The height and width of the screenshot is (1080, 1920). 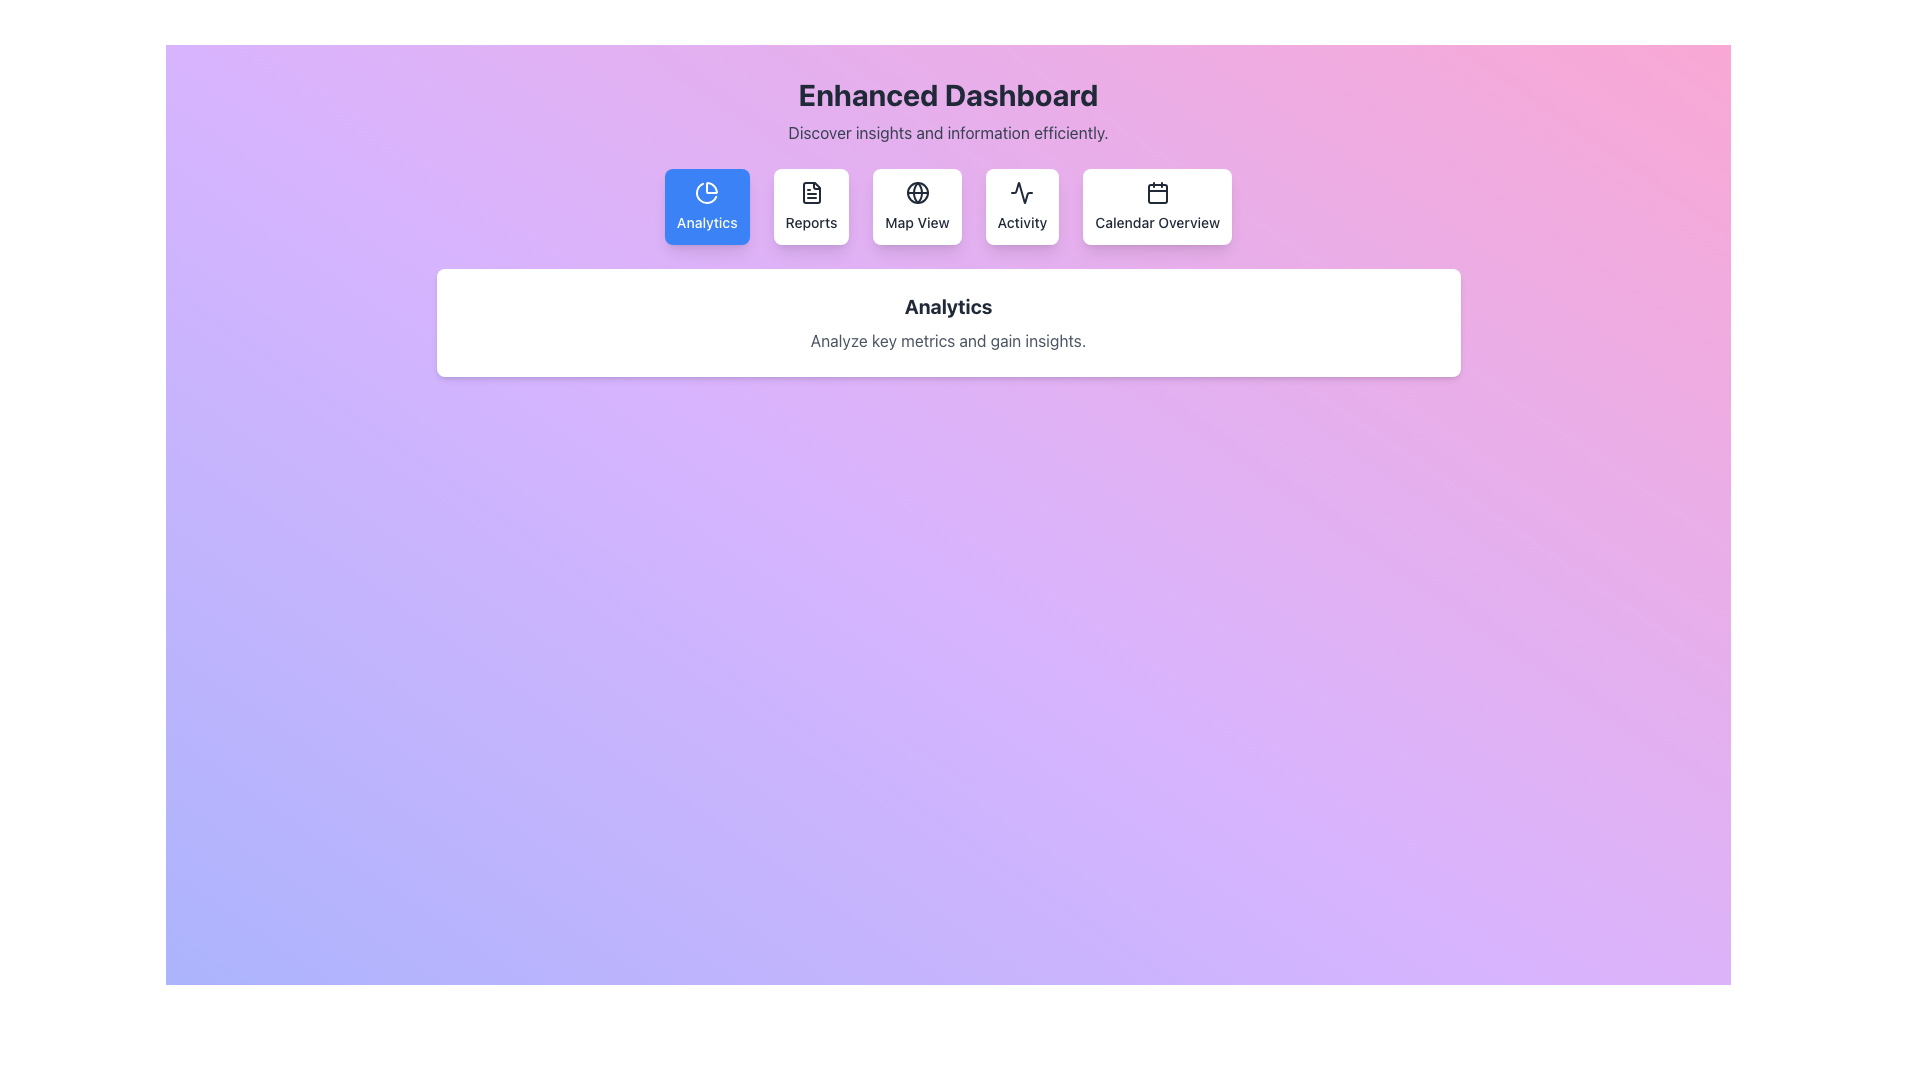 What do you see at coordinates (811, 192) in the screenshot?
I see `the 'Reports' icon button in the toolbar` at bounding box center [811, 192].